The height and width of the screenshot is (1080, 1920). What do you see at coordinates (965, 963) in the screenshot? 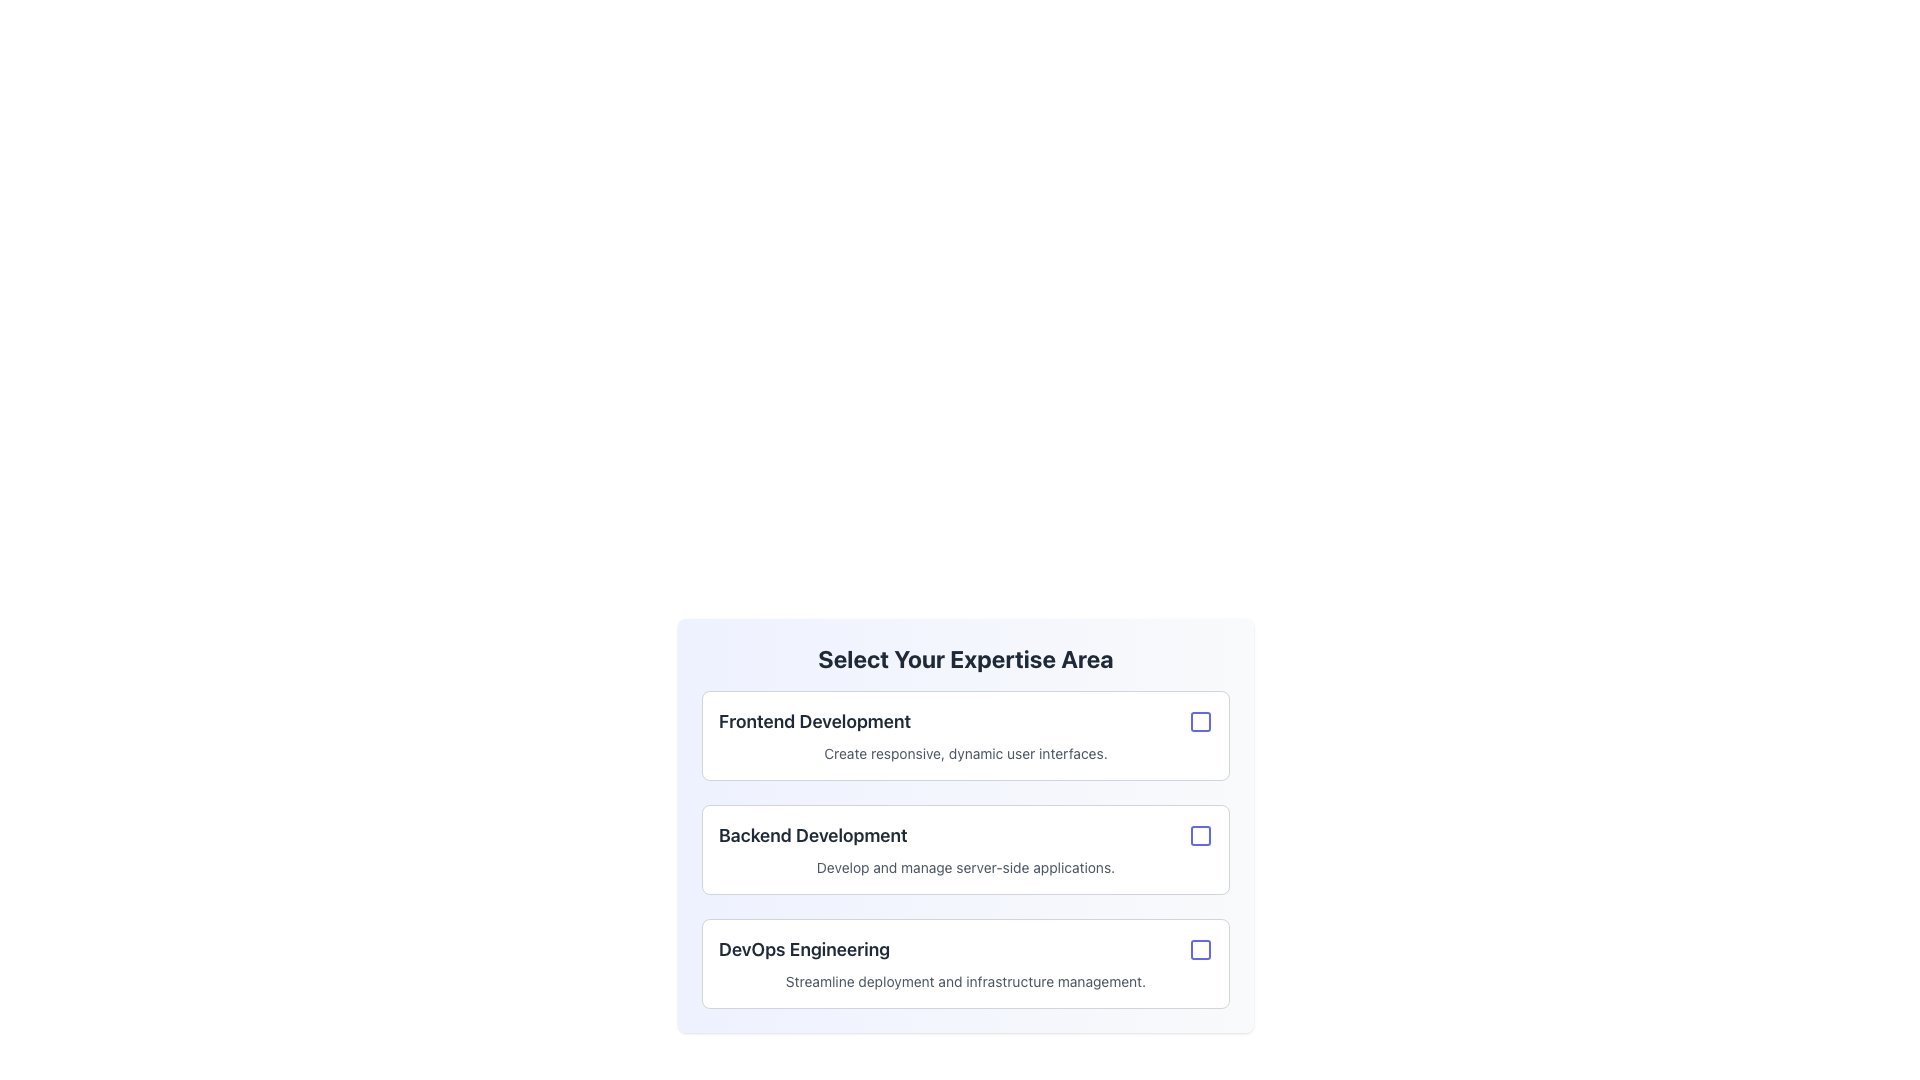
I see `the checkbox card for DevOps Engineering expertise selection, positioned below the Backend Development card in a vertical list of three elements` at bounding box center [965, 963].